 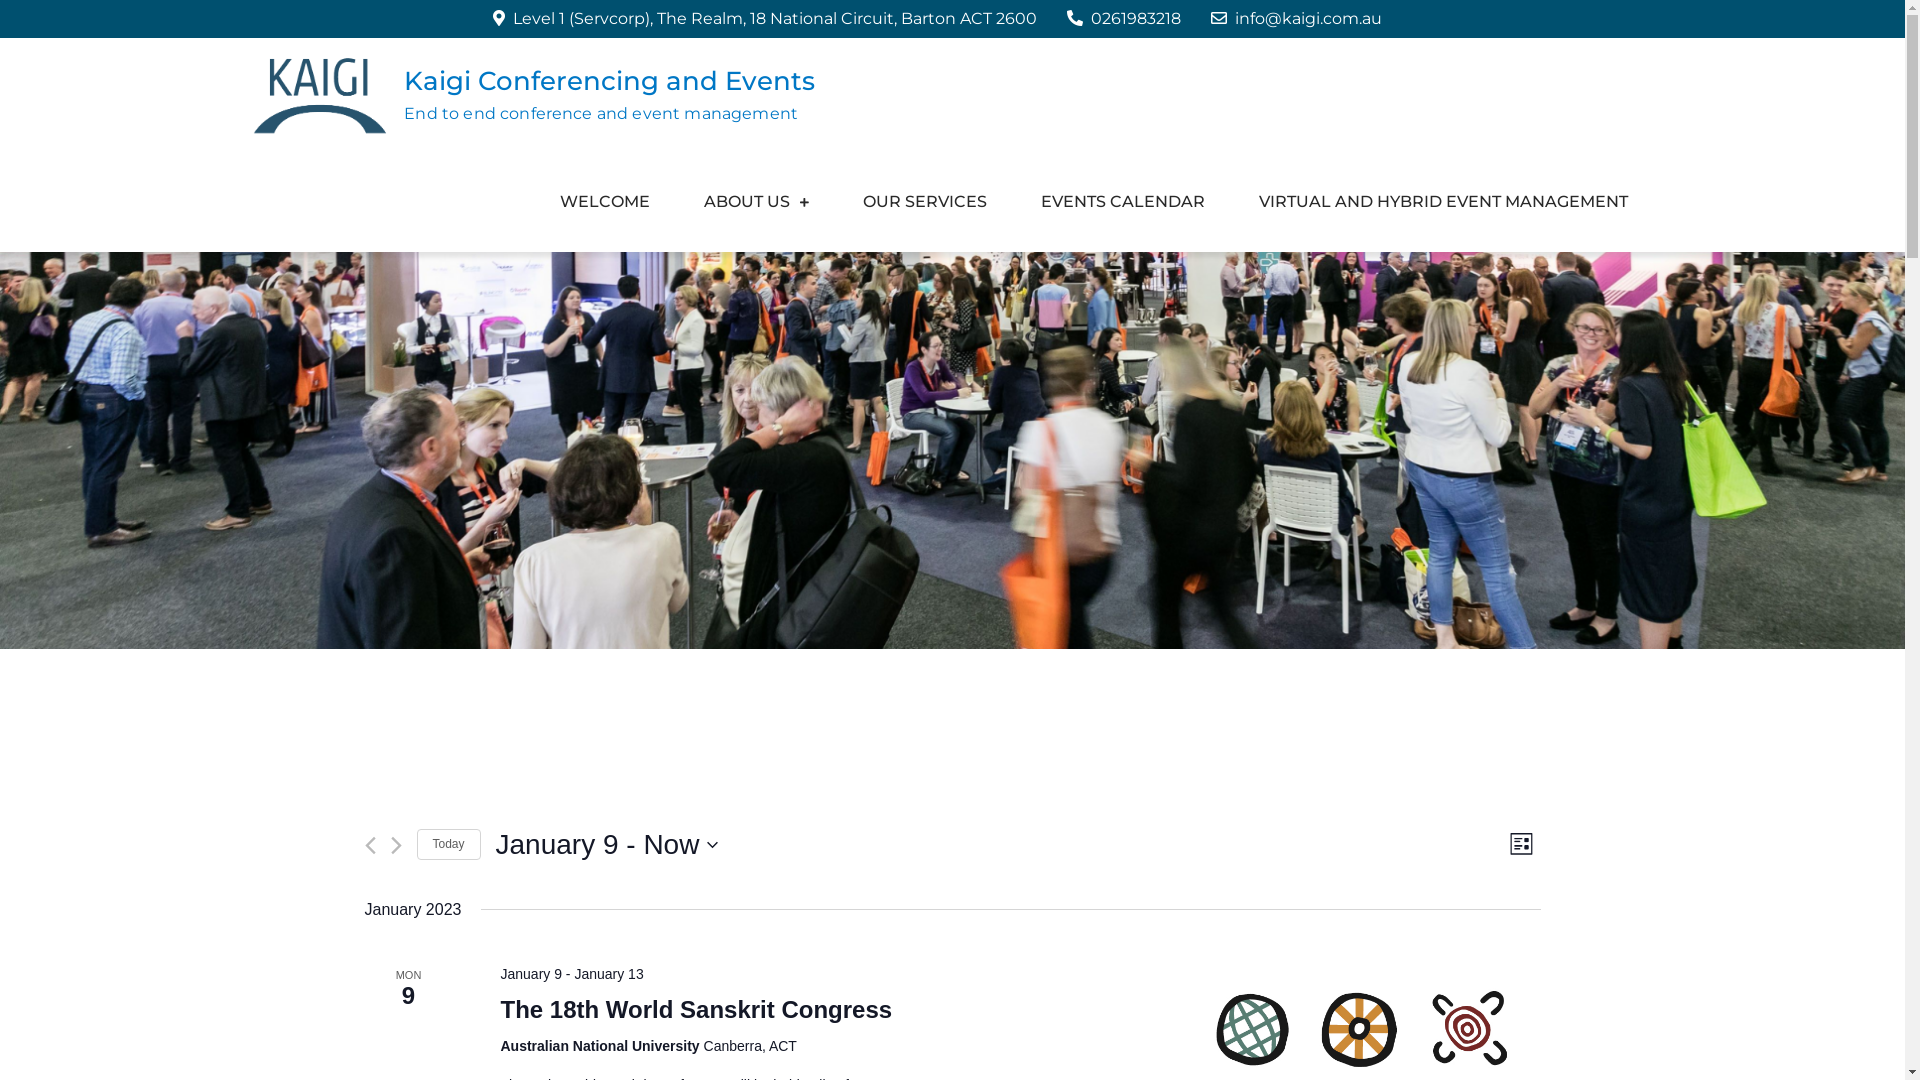 What do you see at coordinates (606, 844) in the screenshot?
I see `'January 9` at bounding box center [606, 844].